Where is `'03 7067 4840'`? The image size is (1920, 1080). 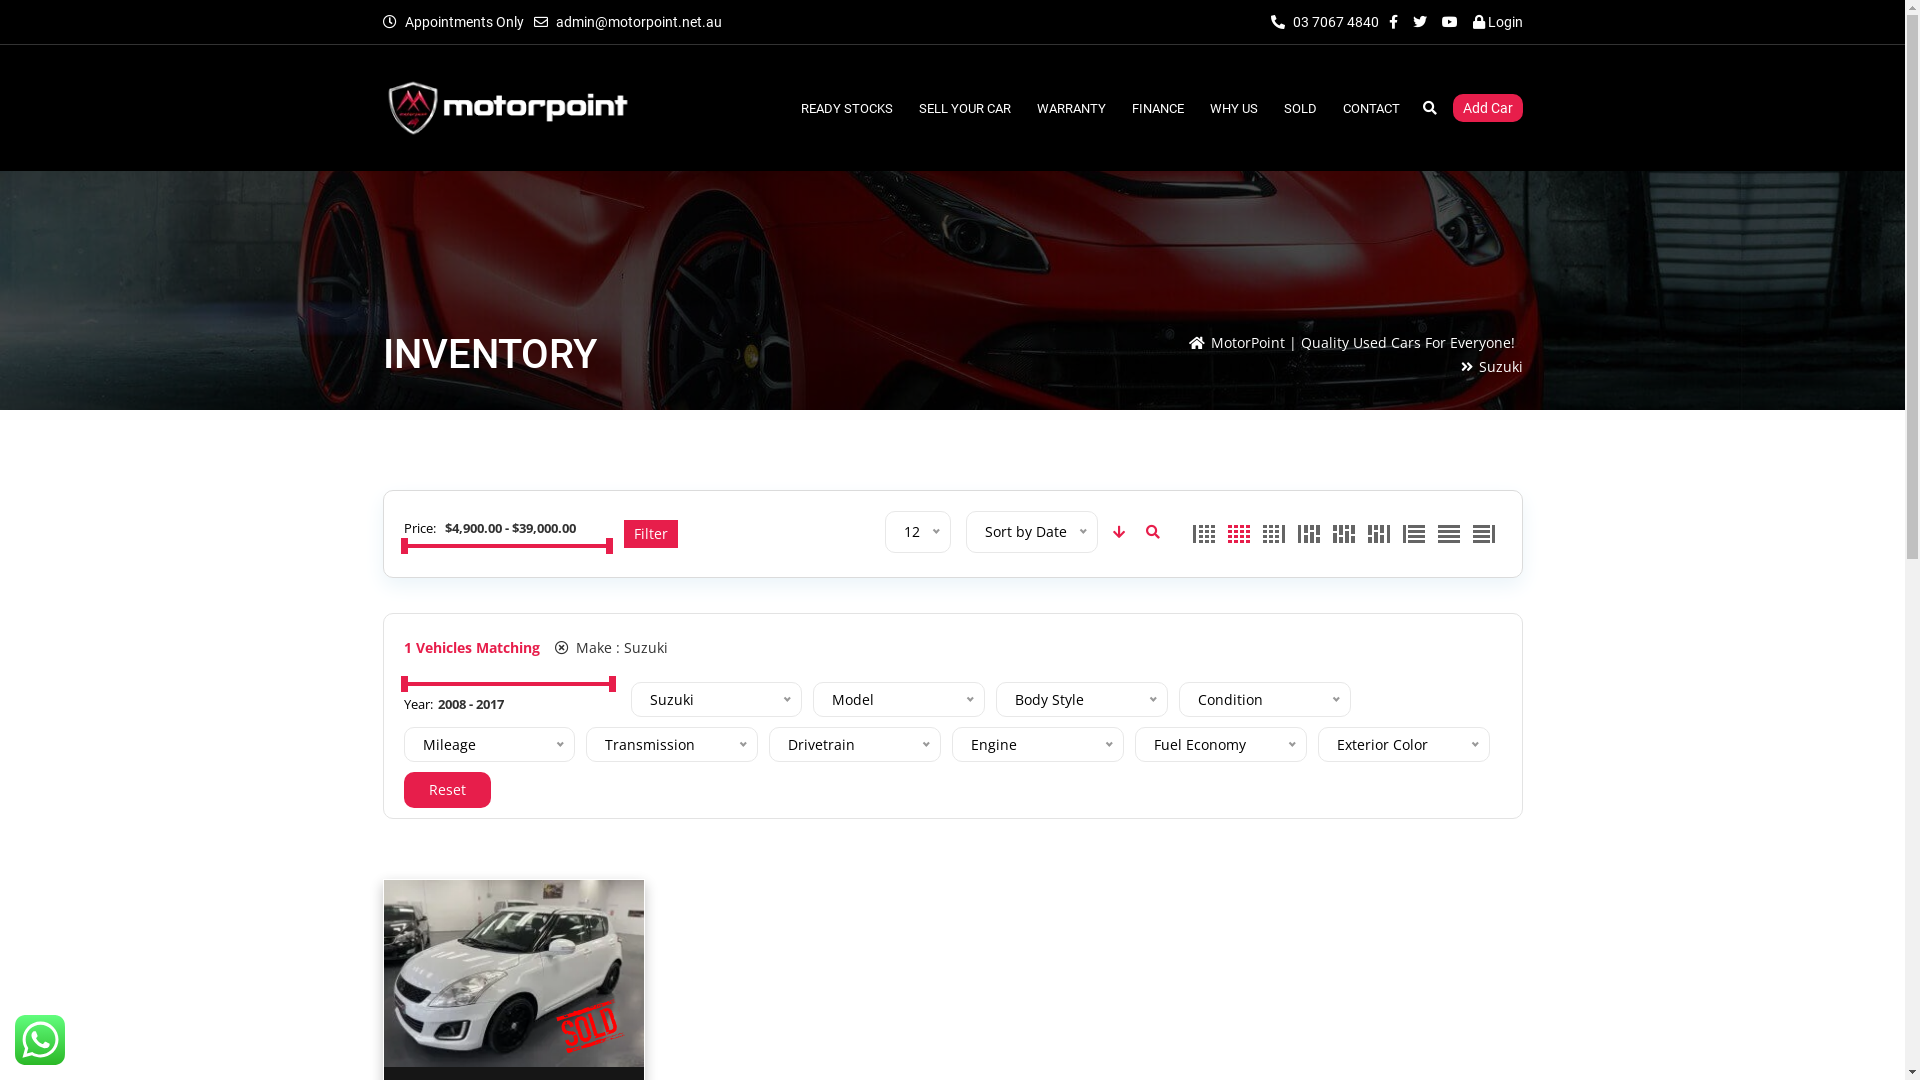
'03 7067 4840' is located at coordinates (1324, 22).